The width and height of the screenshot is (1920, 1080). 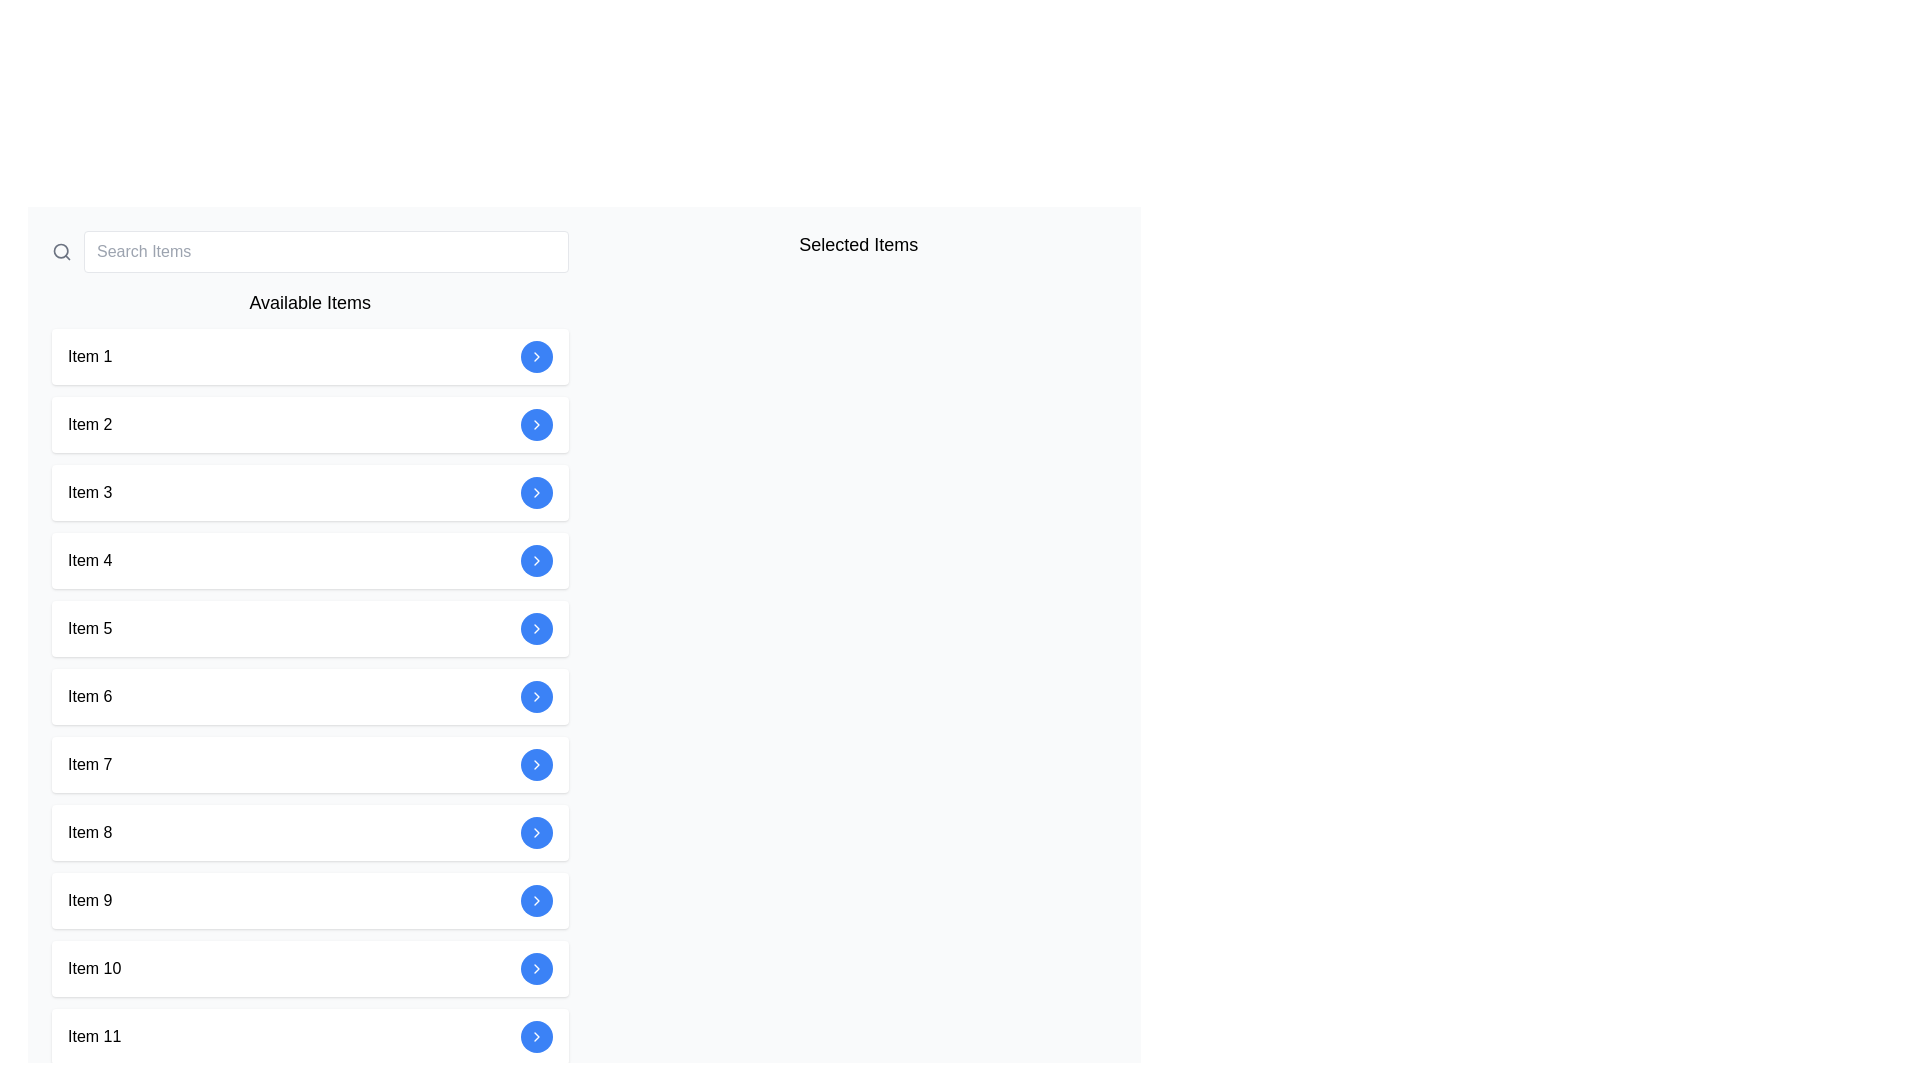 I want to click on the text label identifying 'Item 10' within the 'Available Items' section of the vertical list, so click(x=93, y=967).